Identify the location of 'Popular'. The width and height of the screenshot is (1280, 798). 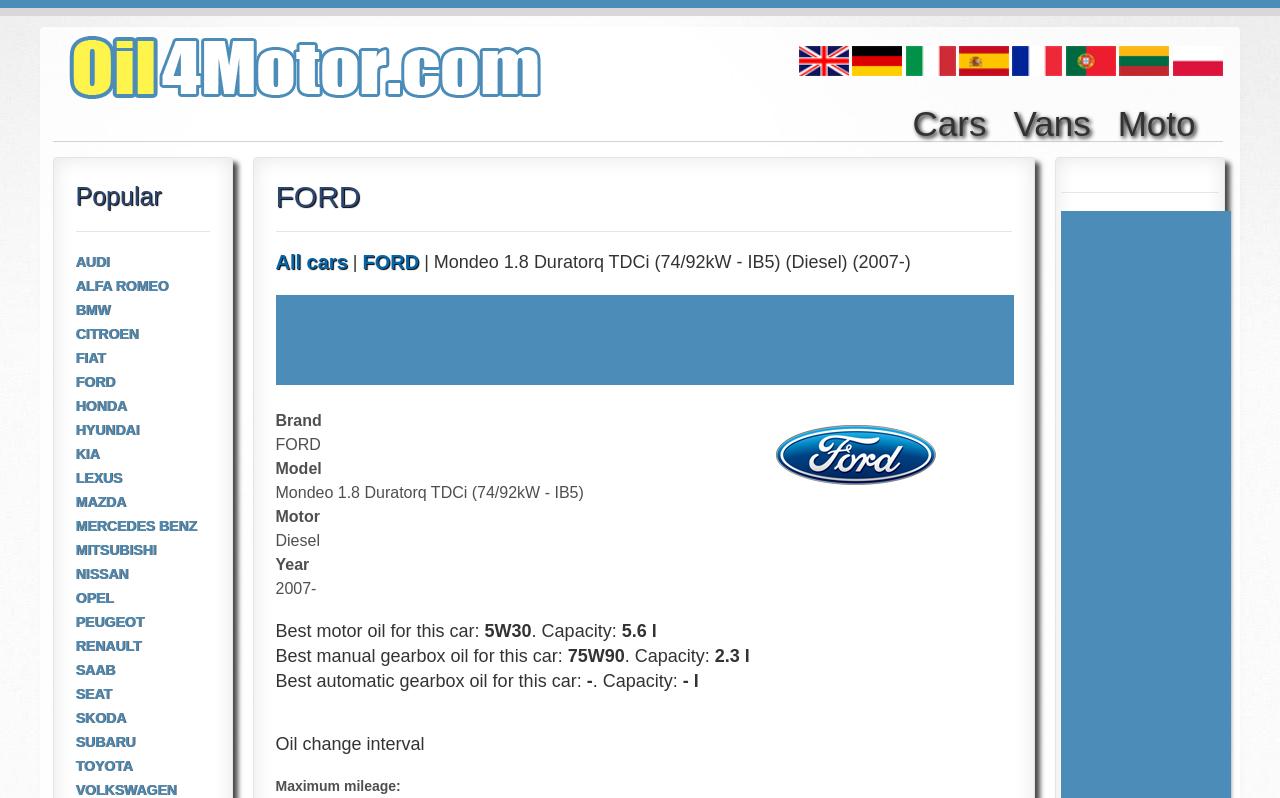
(117, 194).